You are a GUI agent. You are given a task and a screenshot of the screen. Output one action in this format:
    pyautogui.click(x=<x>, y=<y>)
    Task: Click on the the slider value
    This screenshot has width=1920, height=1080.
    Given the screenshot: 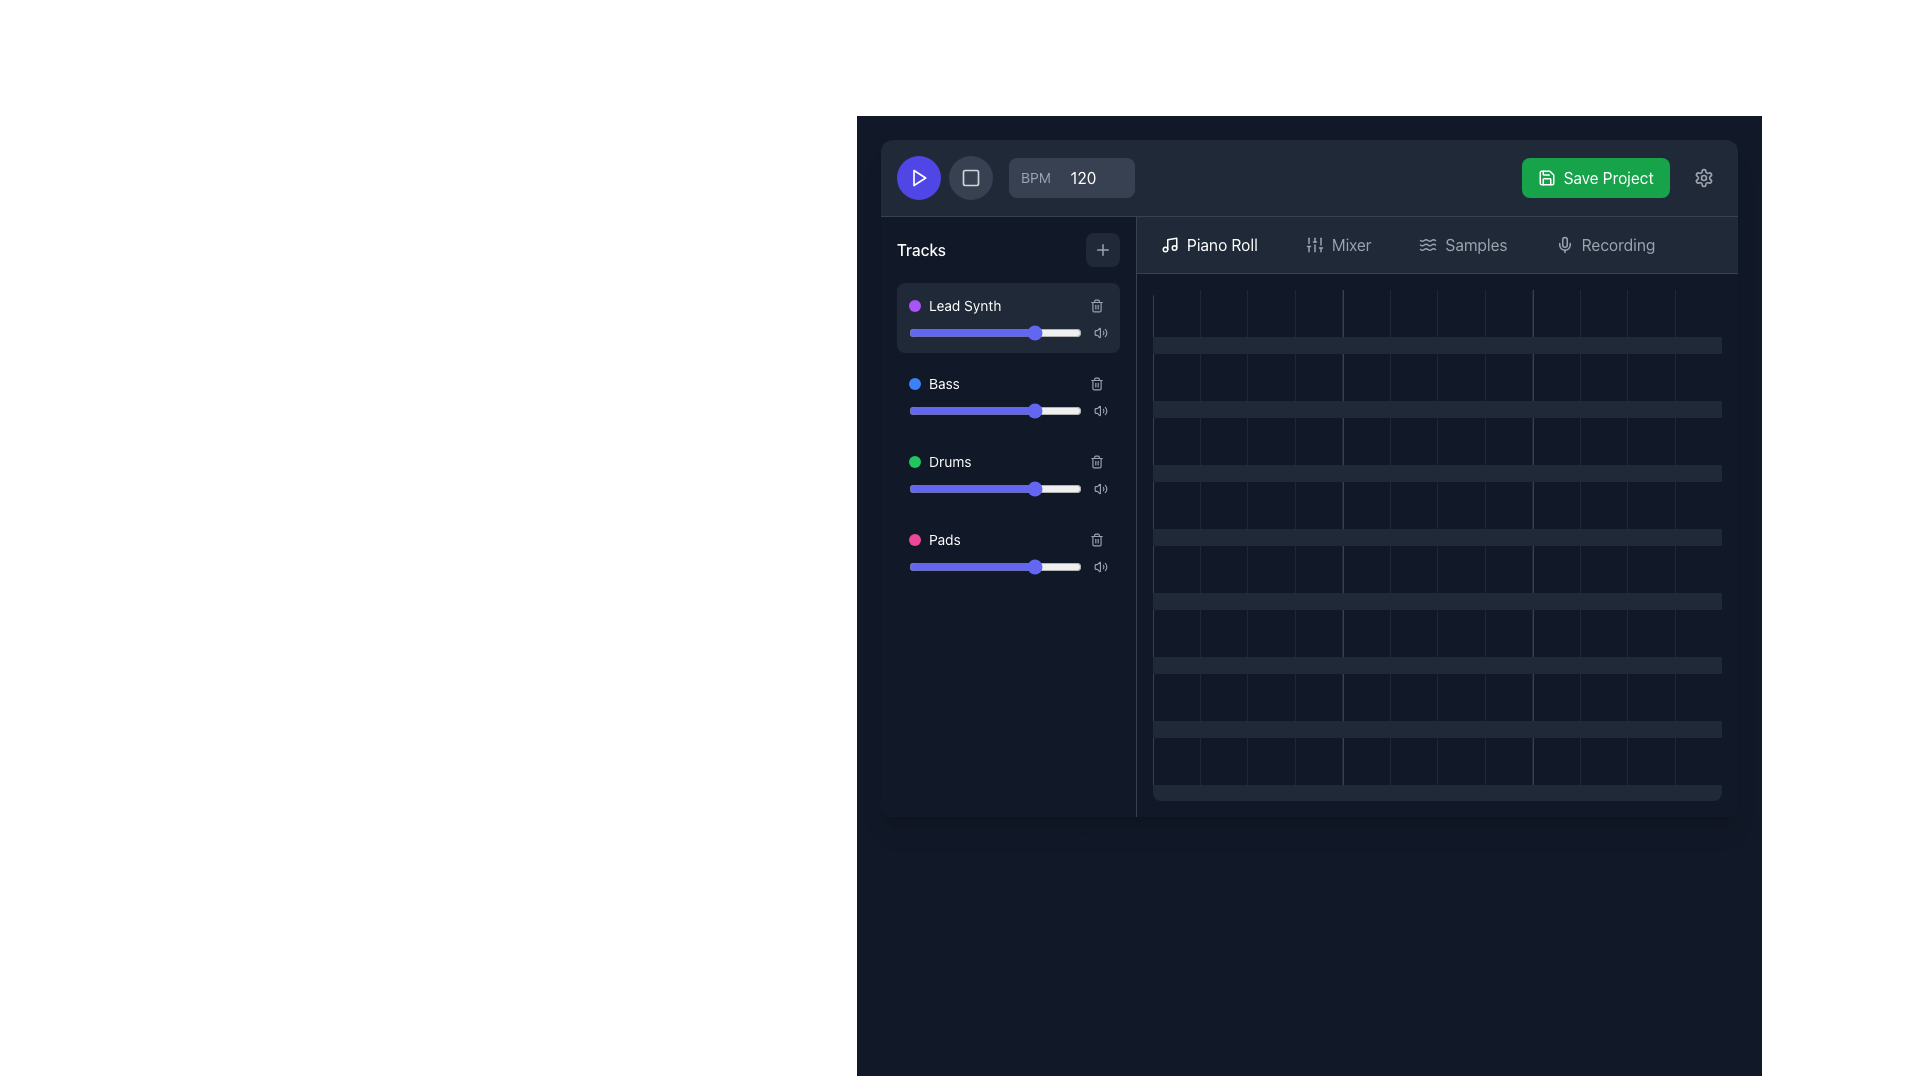 What is the action you would take?
    pyautogui.click(x=1011, y=489)
    